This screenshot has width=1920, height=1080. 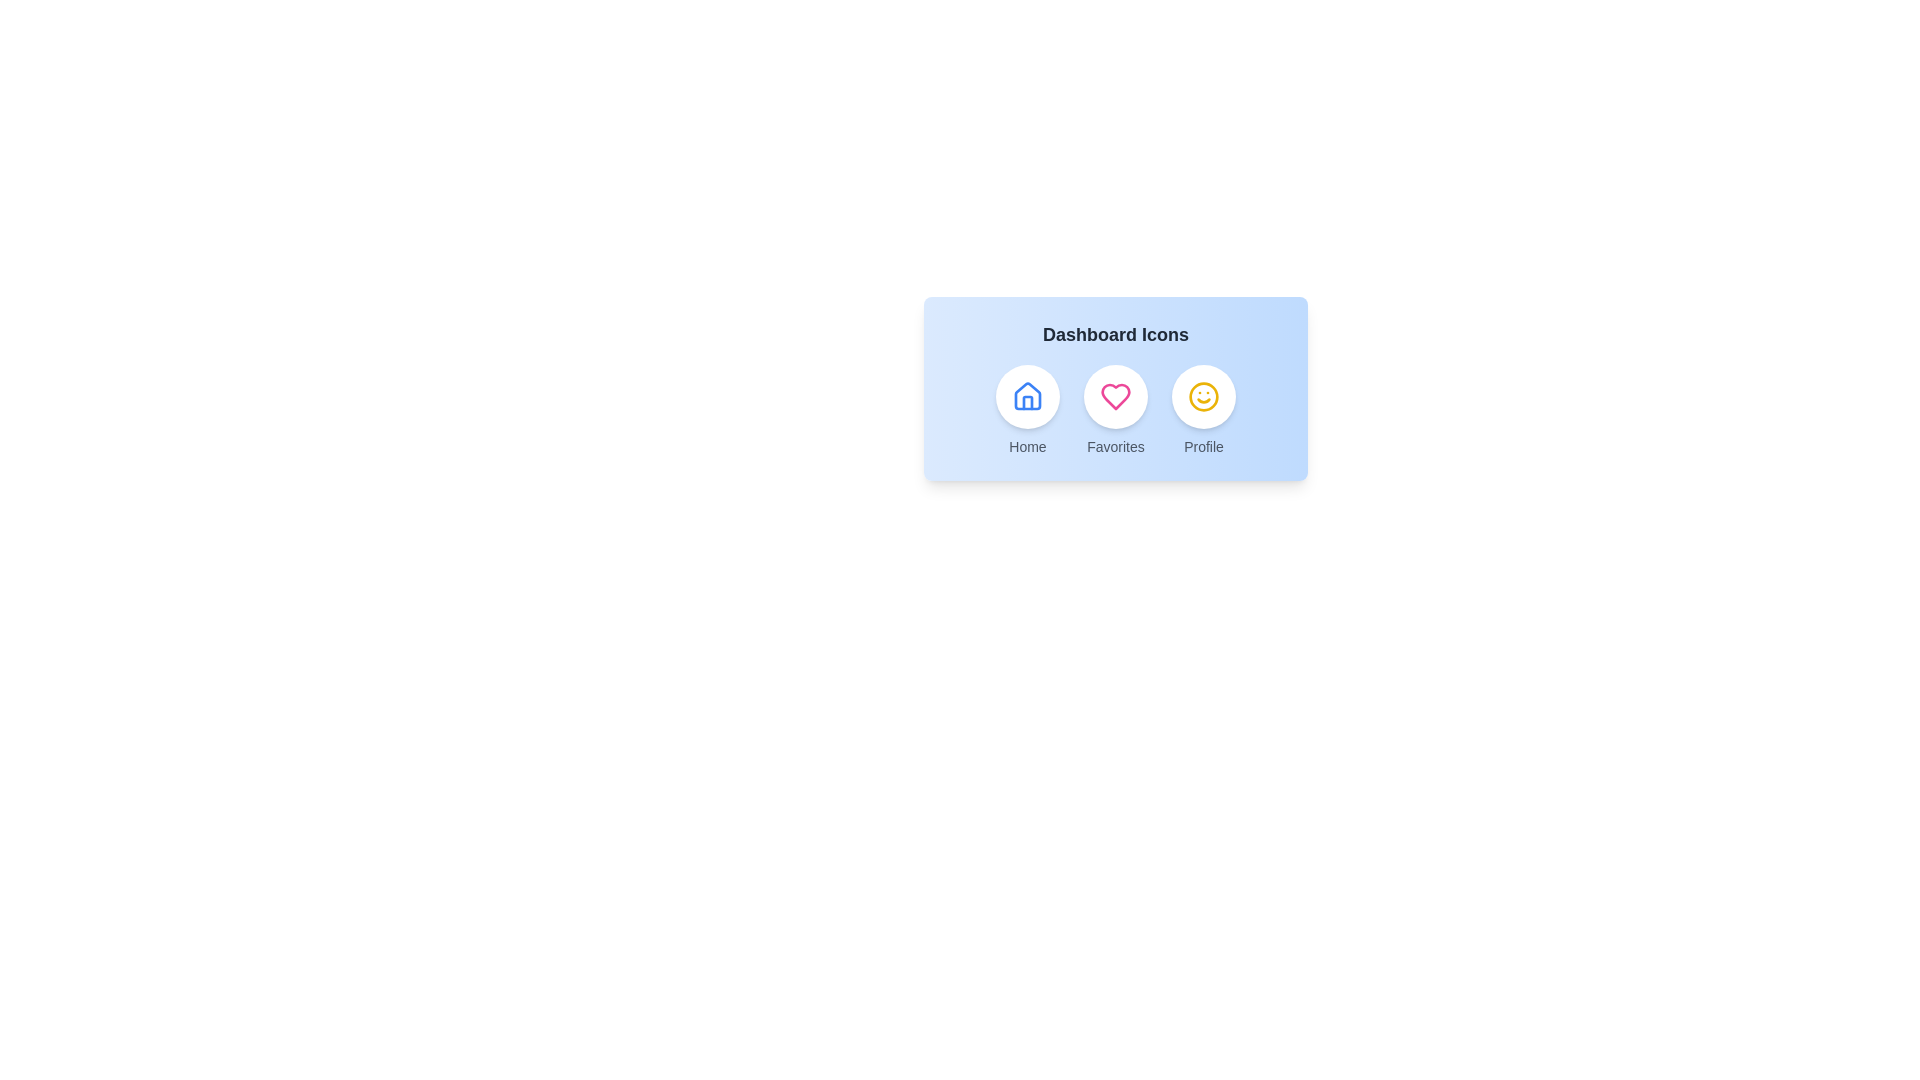 I want to click on the 'Profile' icon, which is the third circular icon in a horizontal row of three icons, so click(x=1203, y=397).